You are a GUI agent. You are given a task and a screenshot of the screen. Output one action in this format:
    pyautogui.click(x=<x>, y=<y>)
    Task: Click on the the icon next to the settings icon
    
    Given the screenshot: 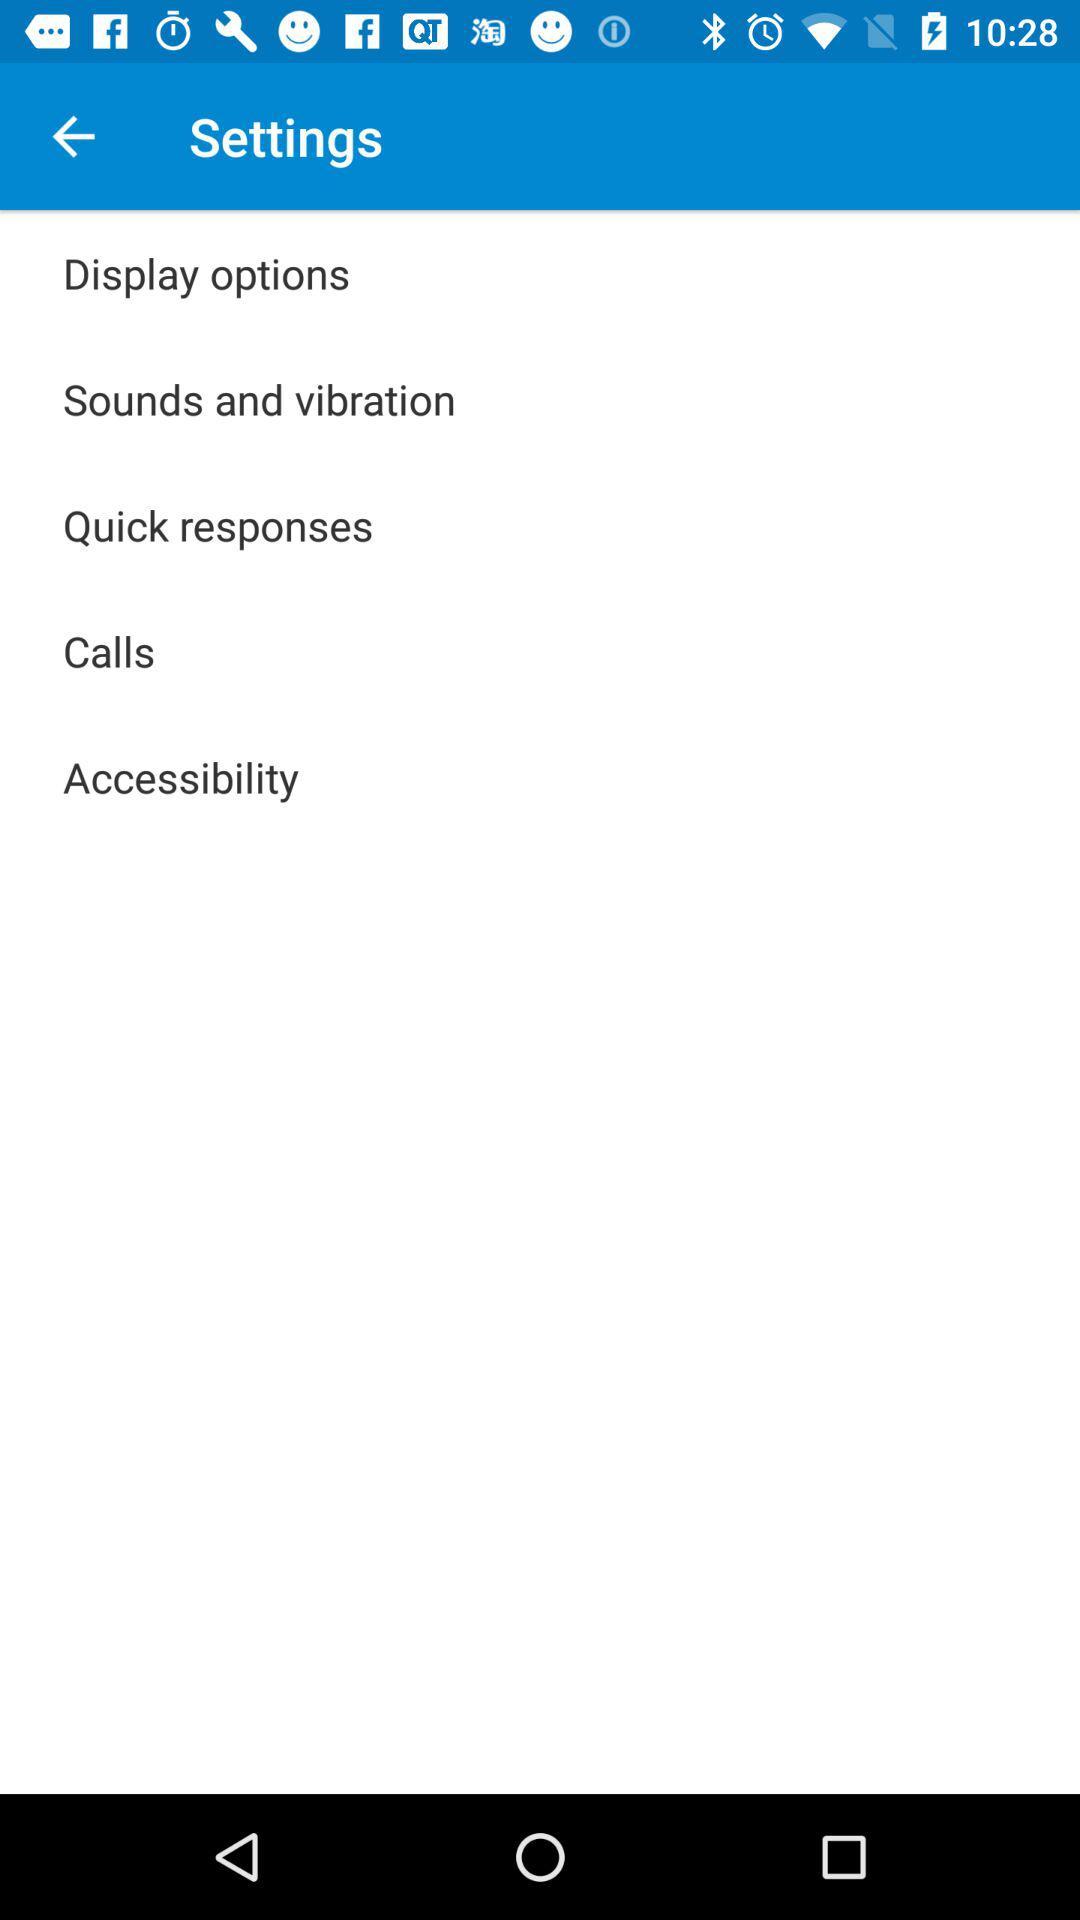 What is the action you would take?
    pyautogui.click(x=72, y=135)
    